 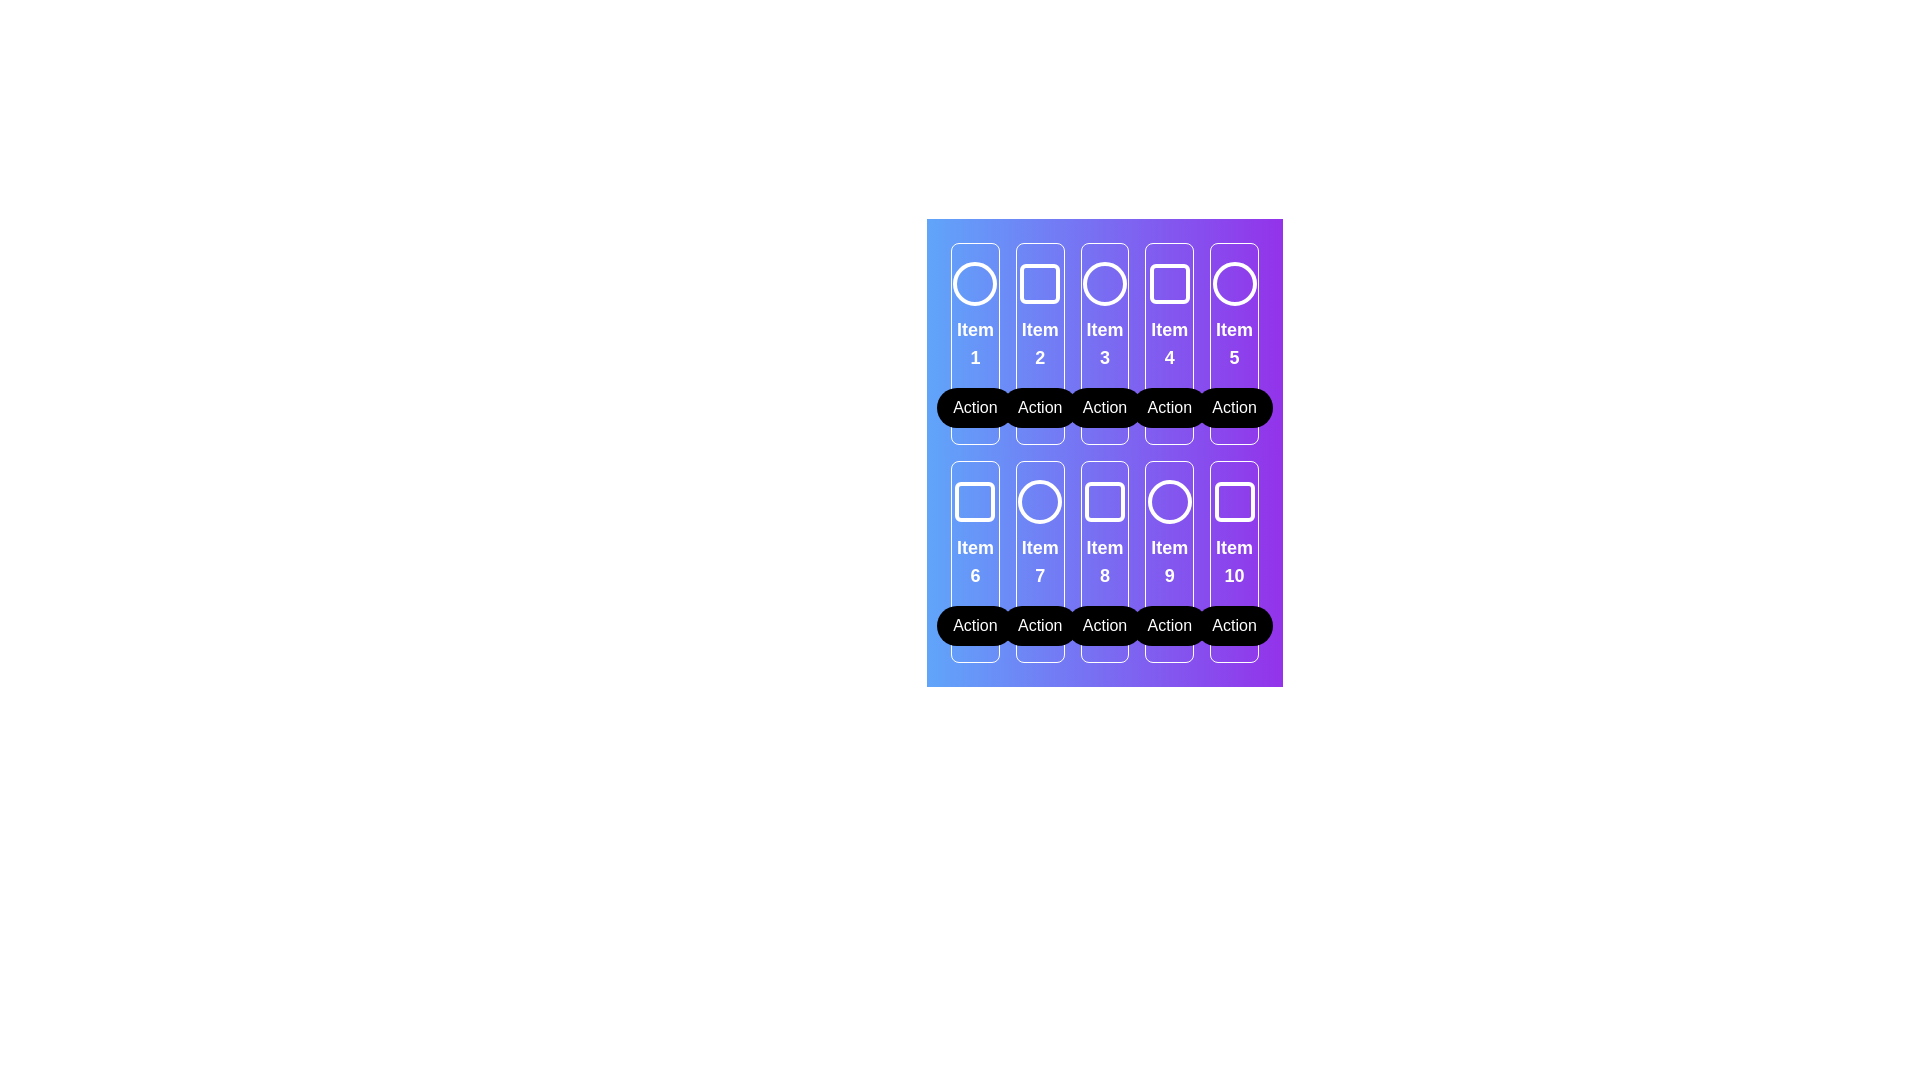 What do you see at coordinates (1103, 407) in the screenshot?
I see `the button labeled 'Action' which is styled with a black background and white text, located below 'Item 3' in the grid layout` at bounding box center [1103, 407].